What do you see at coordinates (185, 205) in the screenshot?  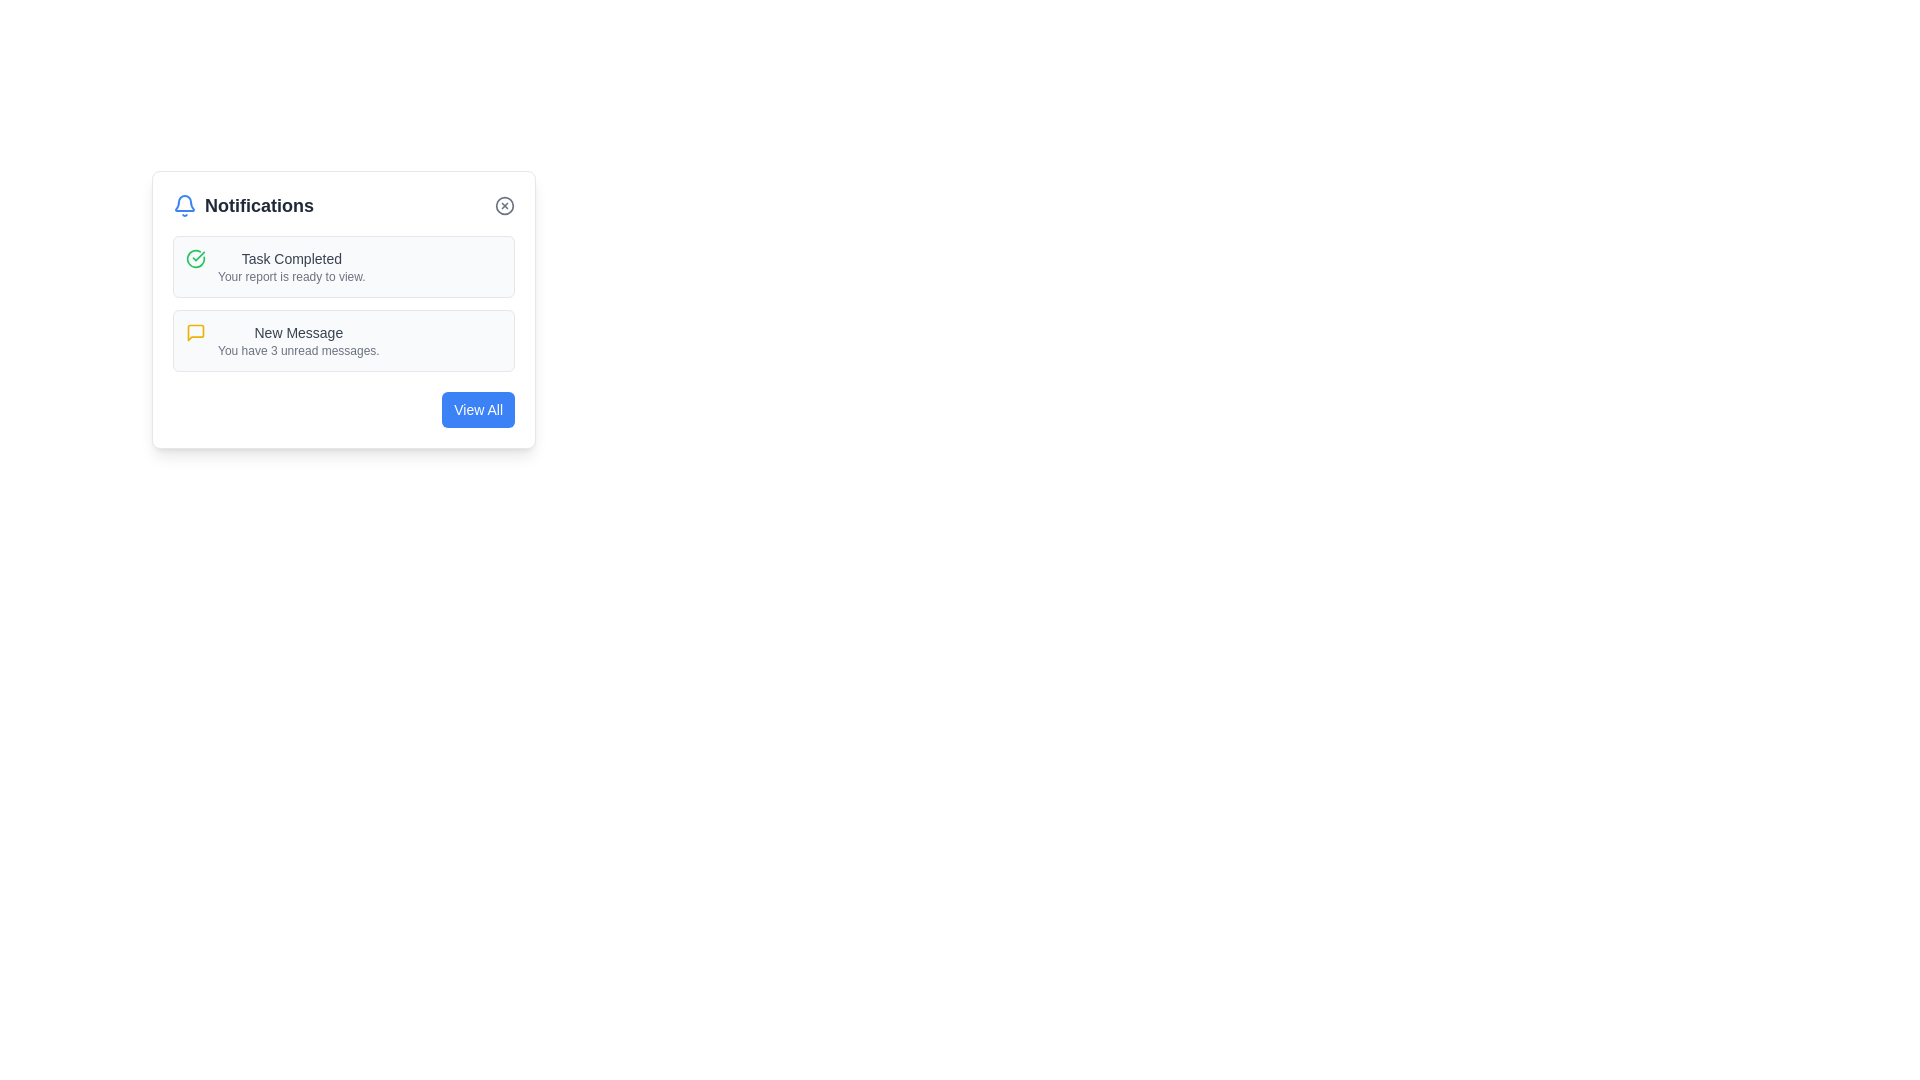 I see `the blue bell icon representing the Notifications section, located at the top-left within the Notifications header area` at bounding box center [185, 205].